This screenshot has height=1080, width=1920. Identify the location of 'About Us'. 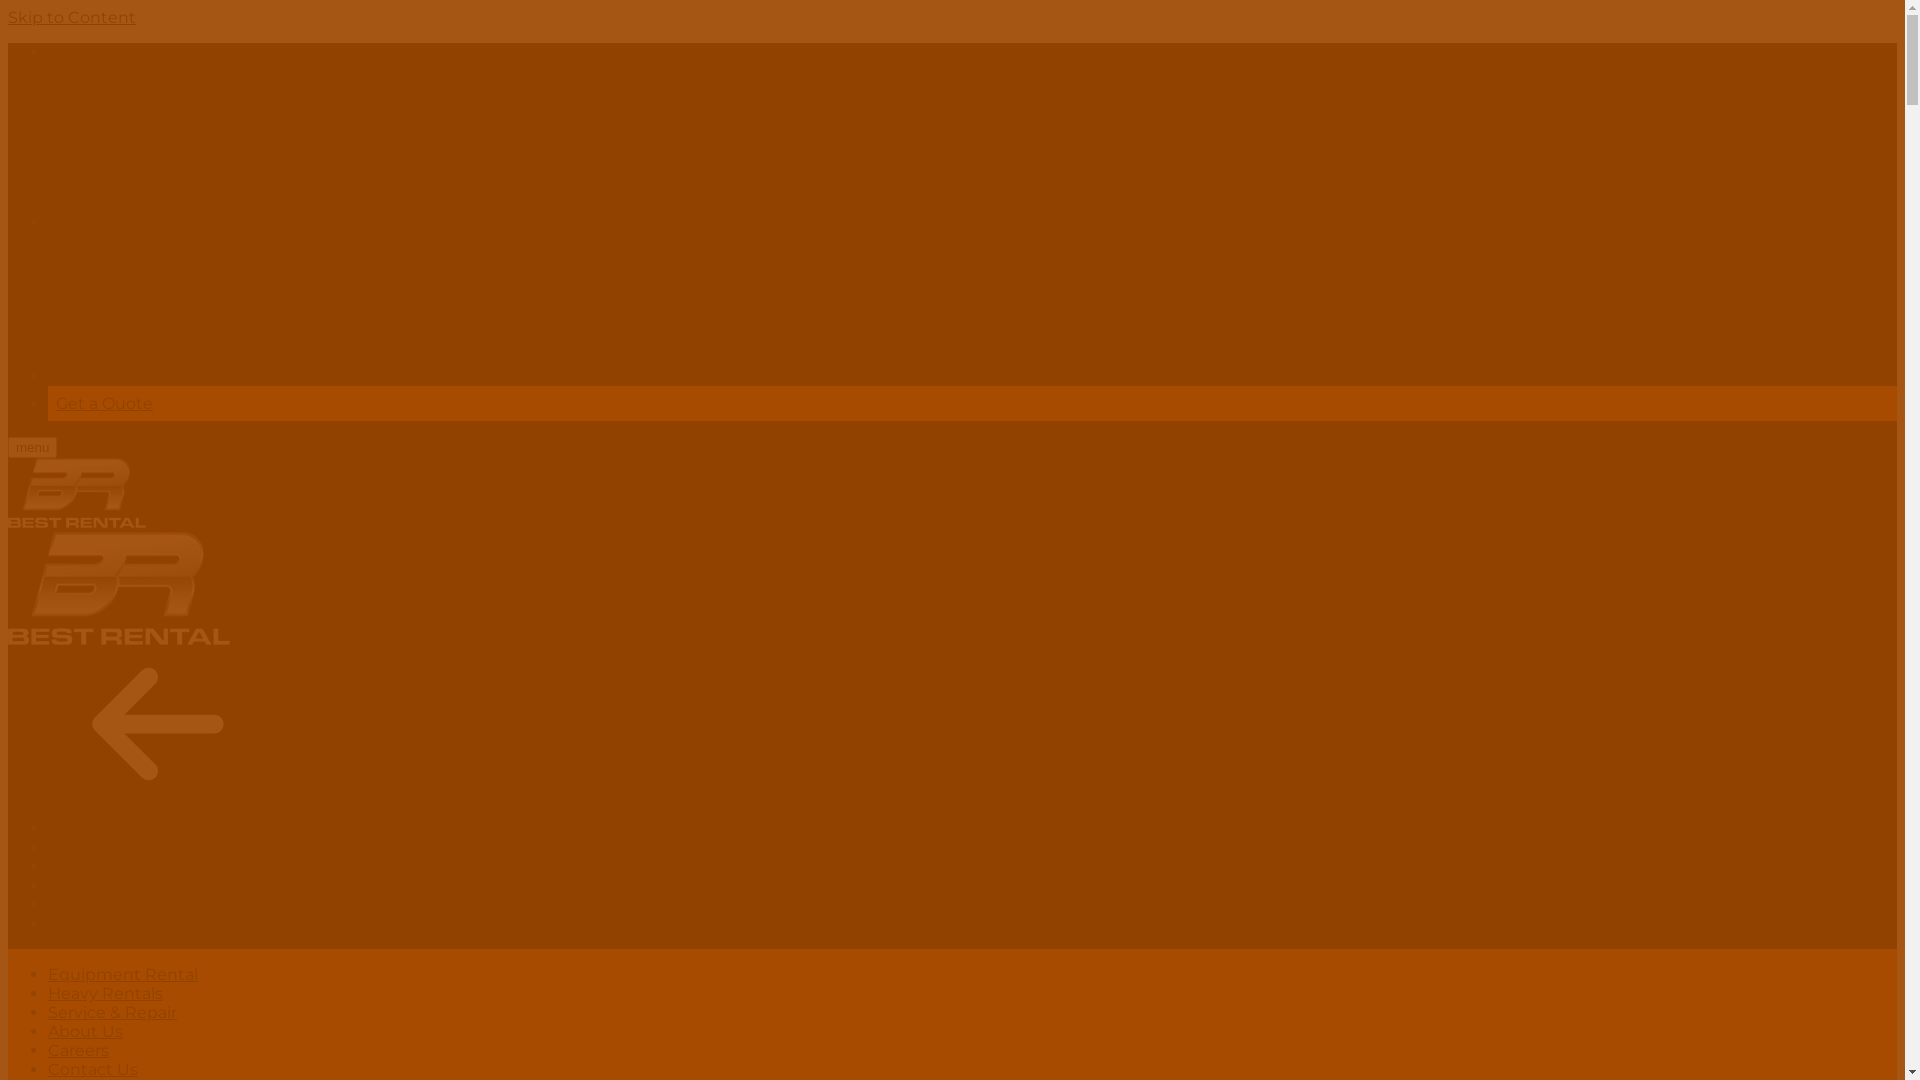
(84, 1031).